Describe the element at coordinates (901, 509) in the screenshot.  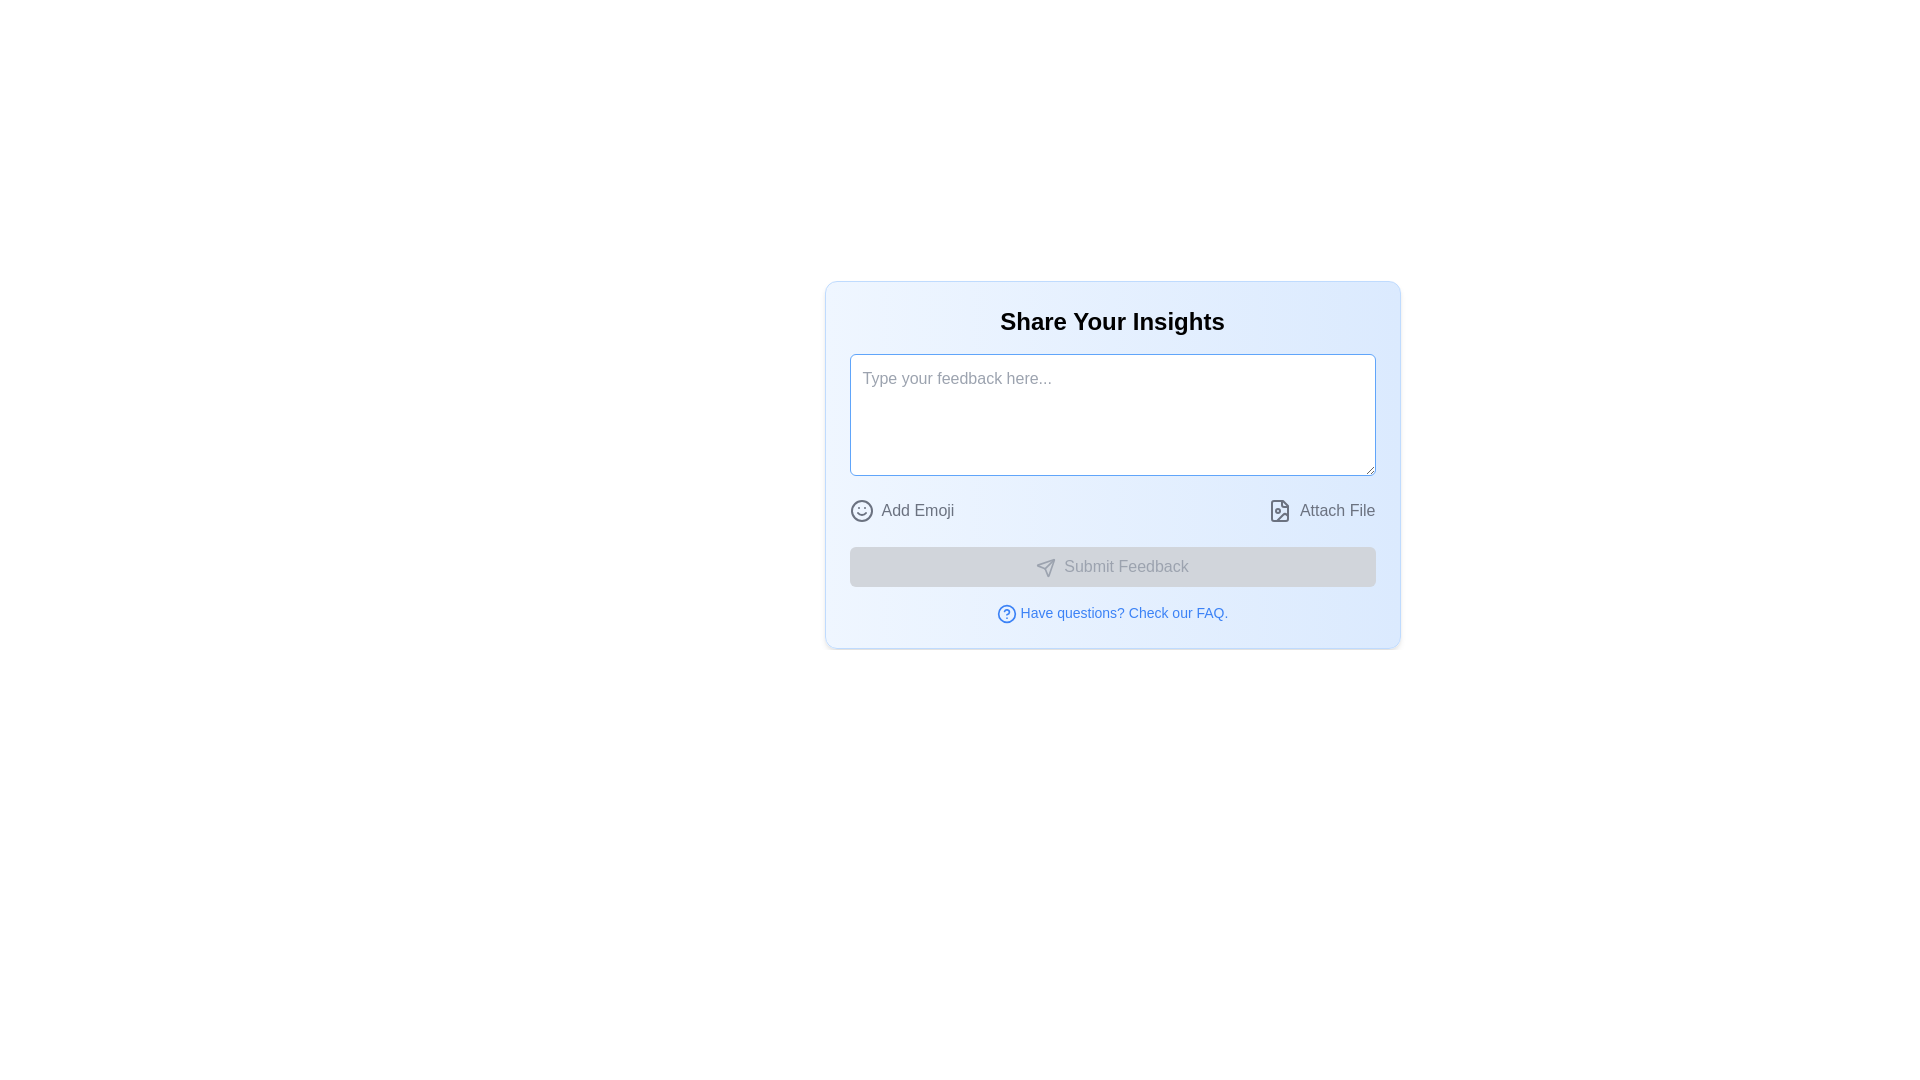
I see `the emoji indicator icon located at the bottom left section of the 'Share Your Insights' panel to initiate adding emojis` at that location.